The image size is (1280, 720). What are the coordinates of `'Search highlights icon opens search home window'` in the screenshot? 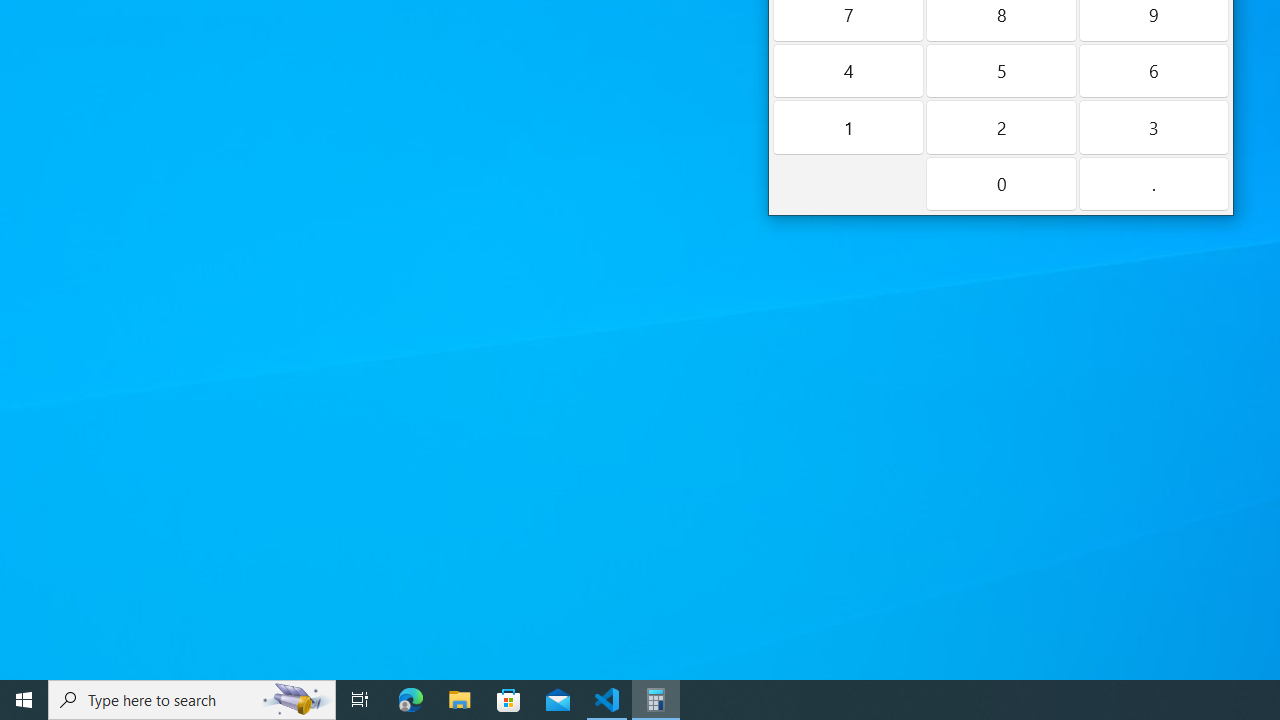 It's located at (294, 698).